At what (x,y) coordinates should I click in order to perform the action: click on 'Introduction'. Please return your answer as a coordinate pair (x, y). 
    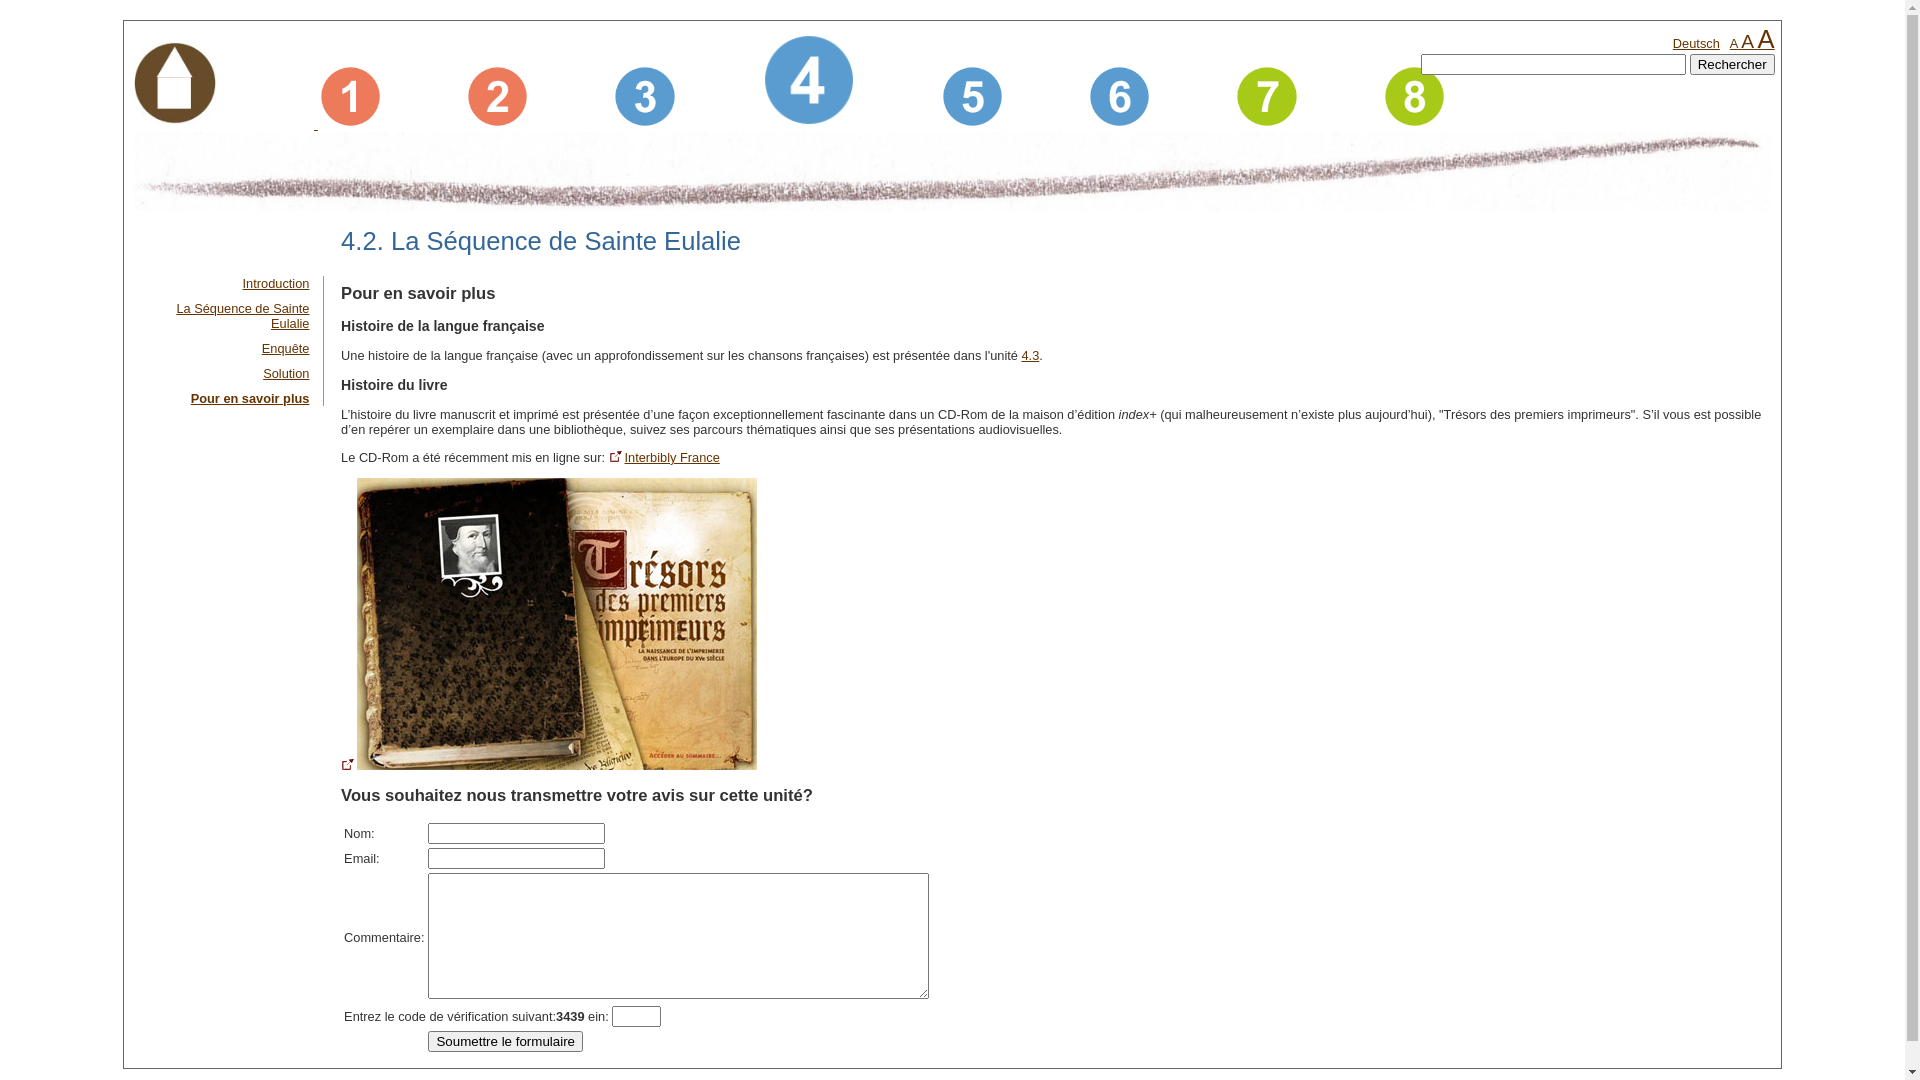
    Looking at the image, I should click on (275, 283).